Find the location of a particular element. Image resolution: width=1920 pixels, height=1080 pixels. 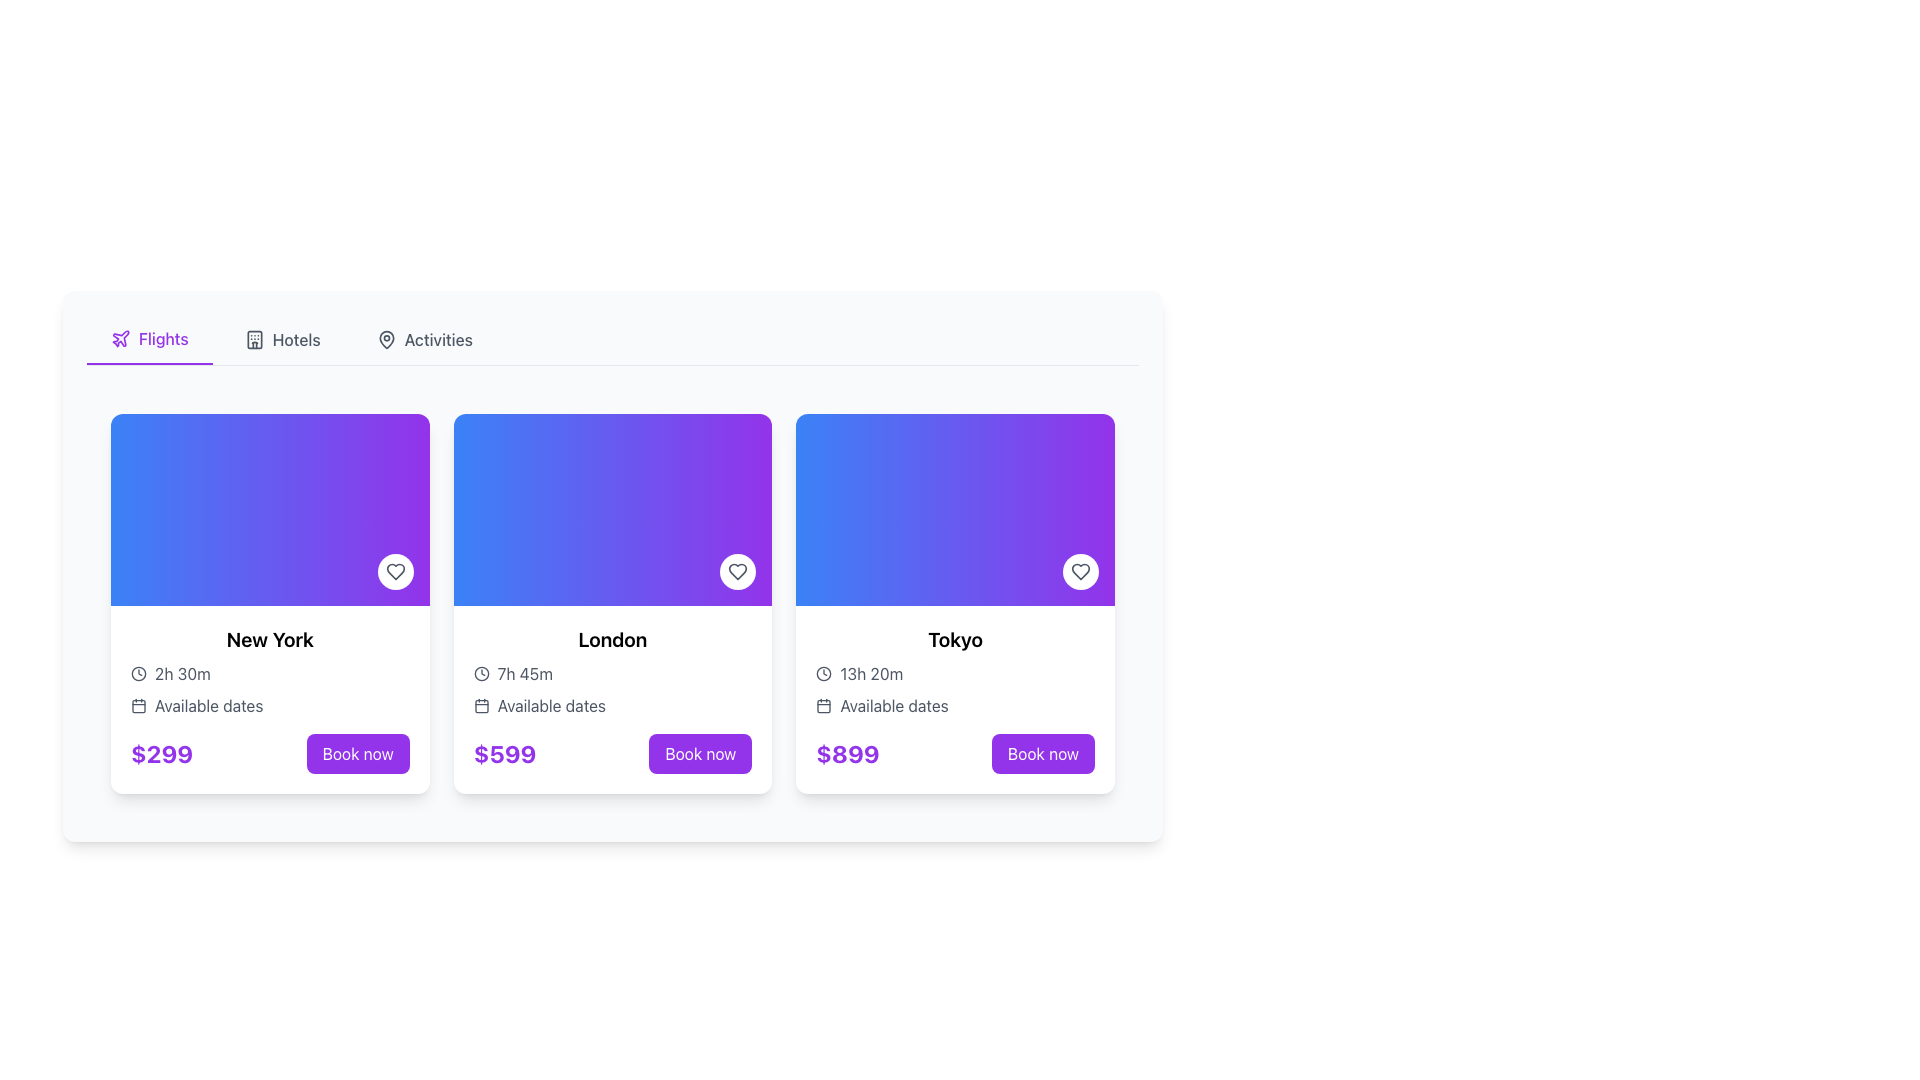

the clock icon located to the left of the '2h 30m' text within the 'New York' card, which visually indicates the duration of an activity is located at coordinates (138, 674).